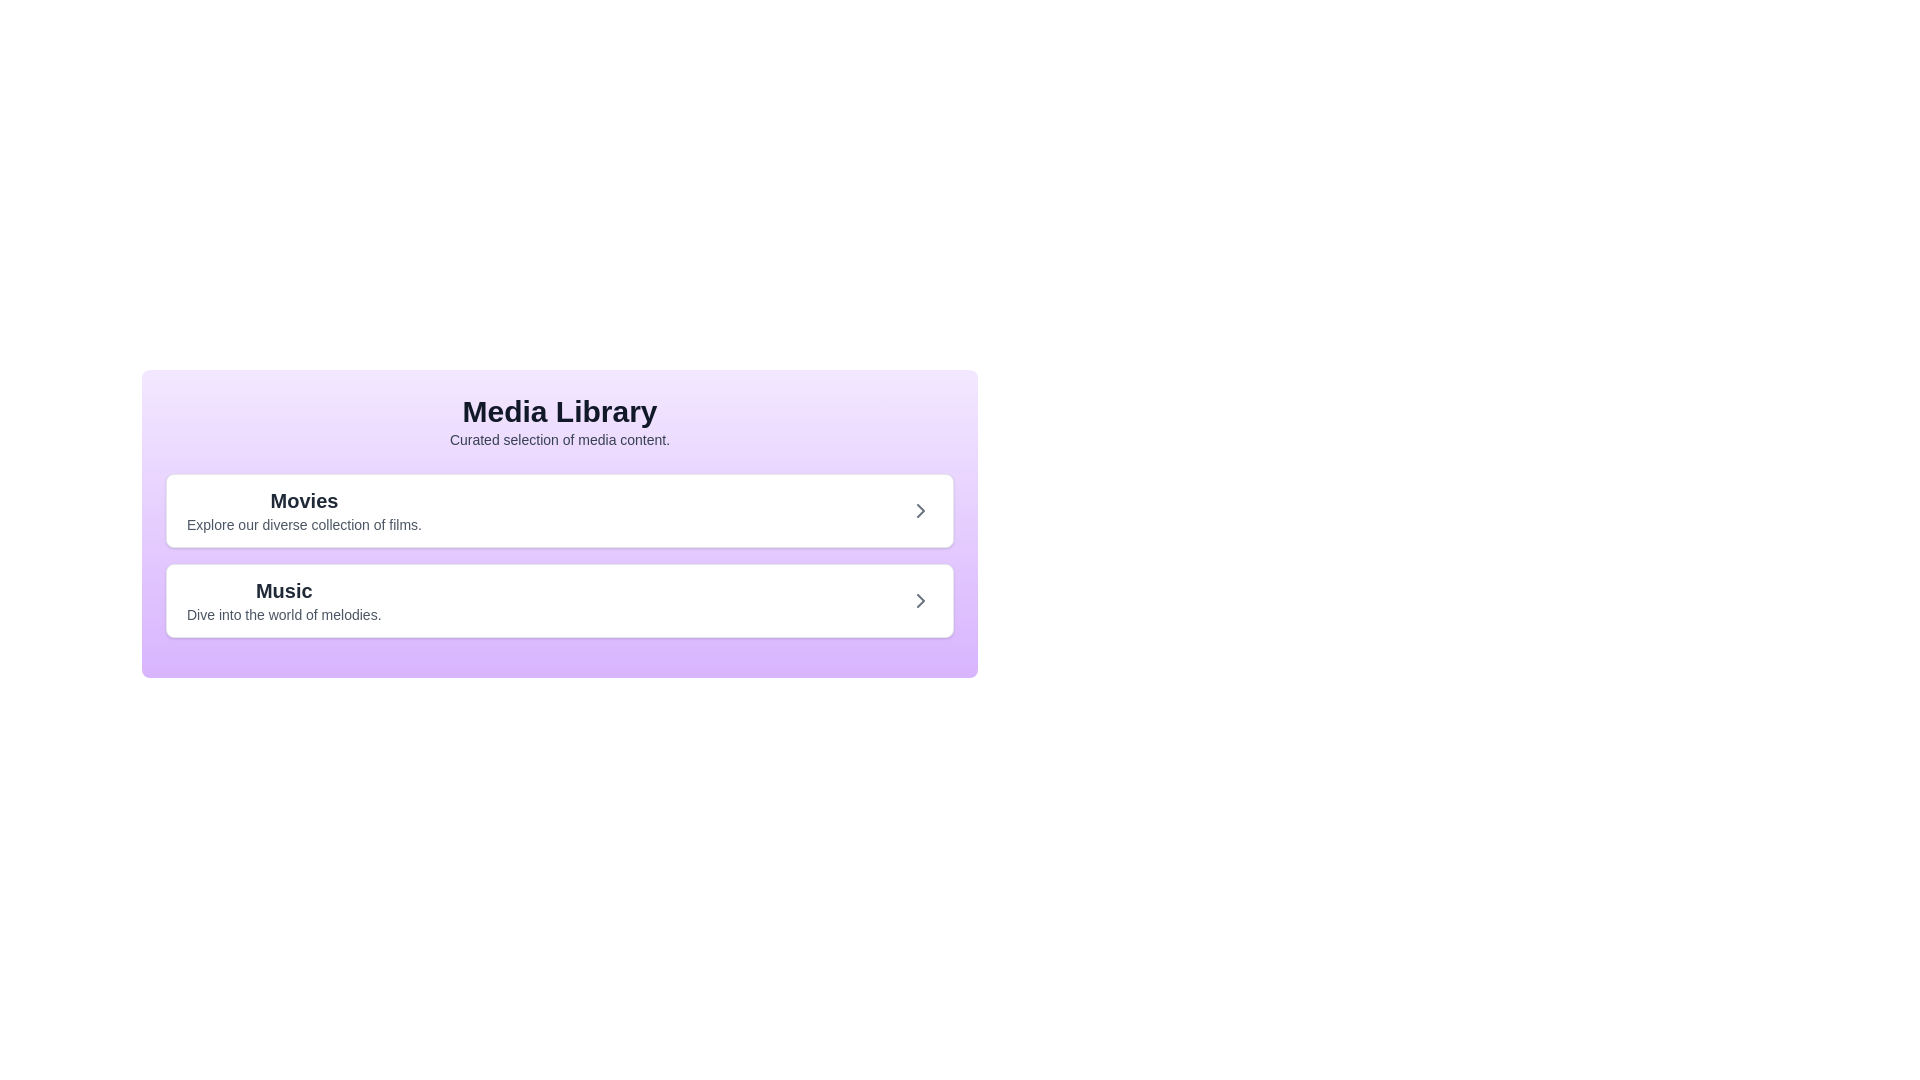  What do you see at coordinates (560, 600) in the screenshot?
I see `the selectable list item titled 'Music' to enable keyboard navigation` at bounding box center [560, 600].